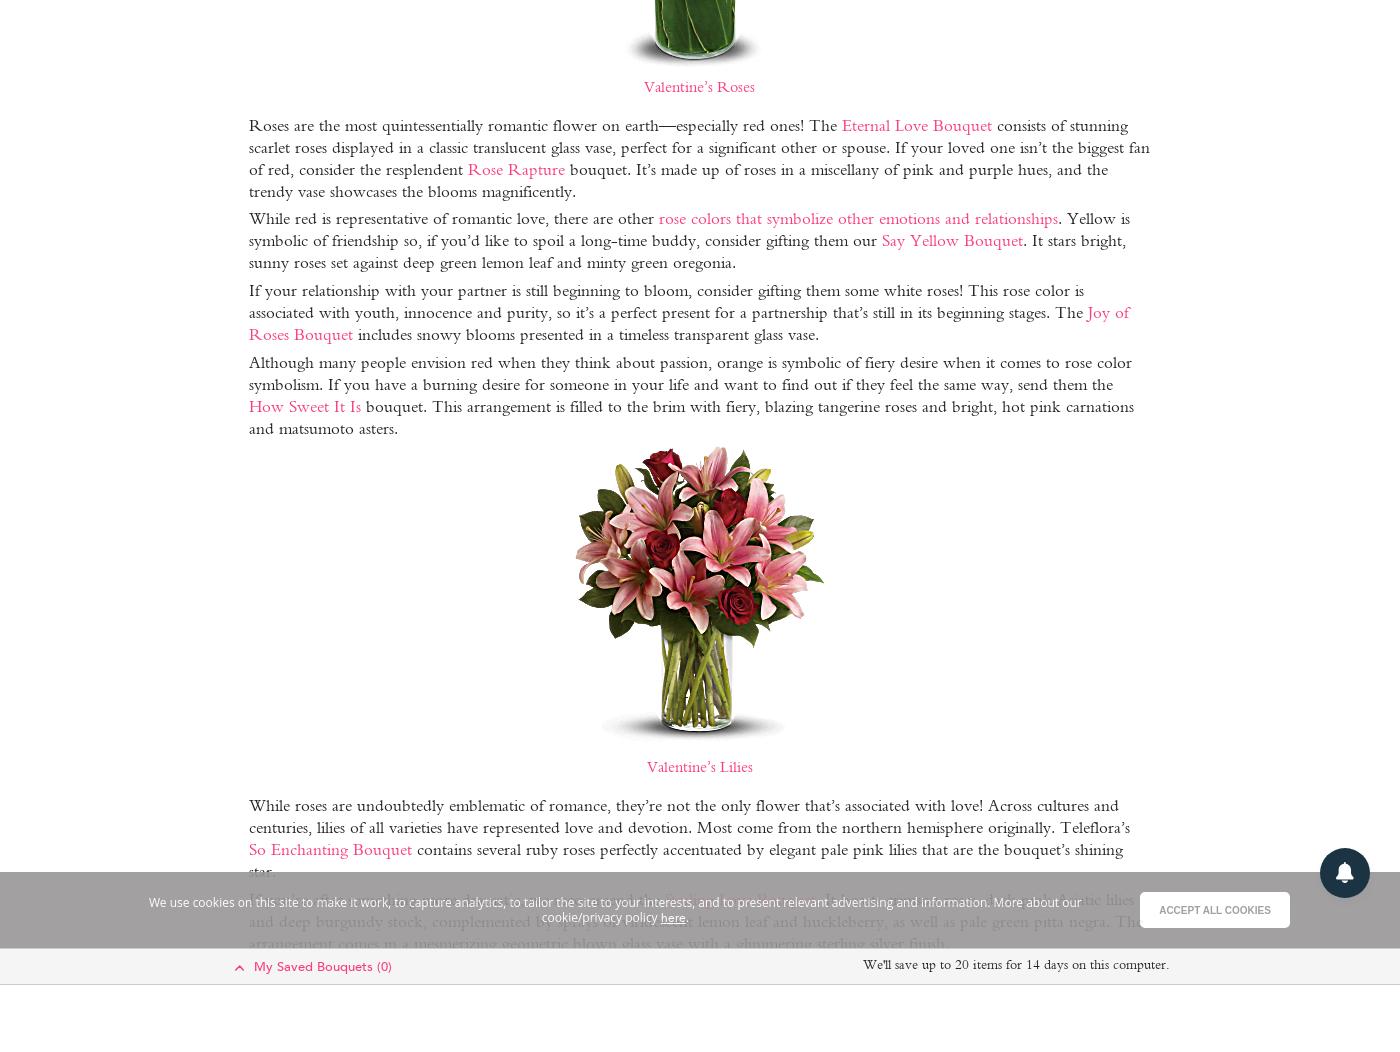 Image resolution: width=1400 pixels, height=1052 pixels. What do you see at coordinates (329, 848) in the screenshot?
I see `'So Enchanting Bouquet'` at bounding box center [329, 848].